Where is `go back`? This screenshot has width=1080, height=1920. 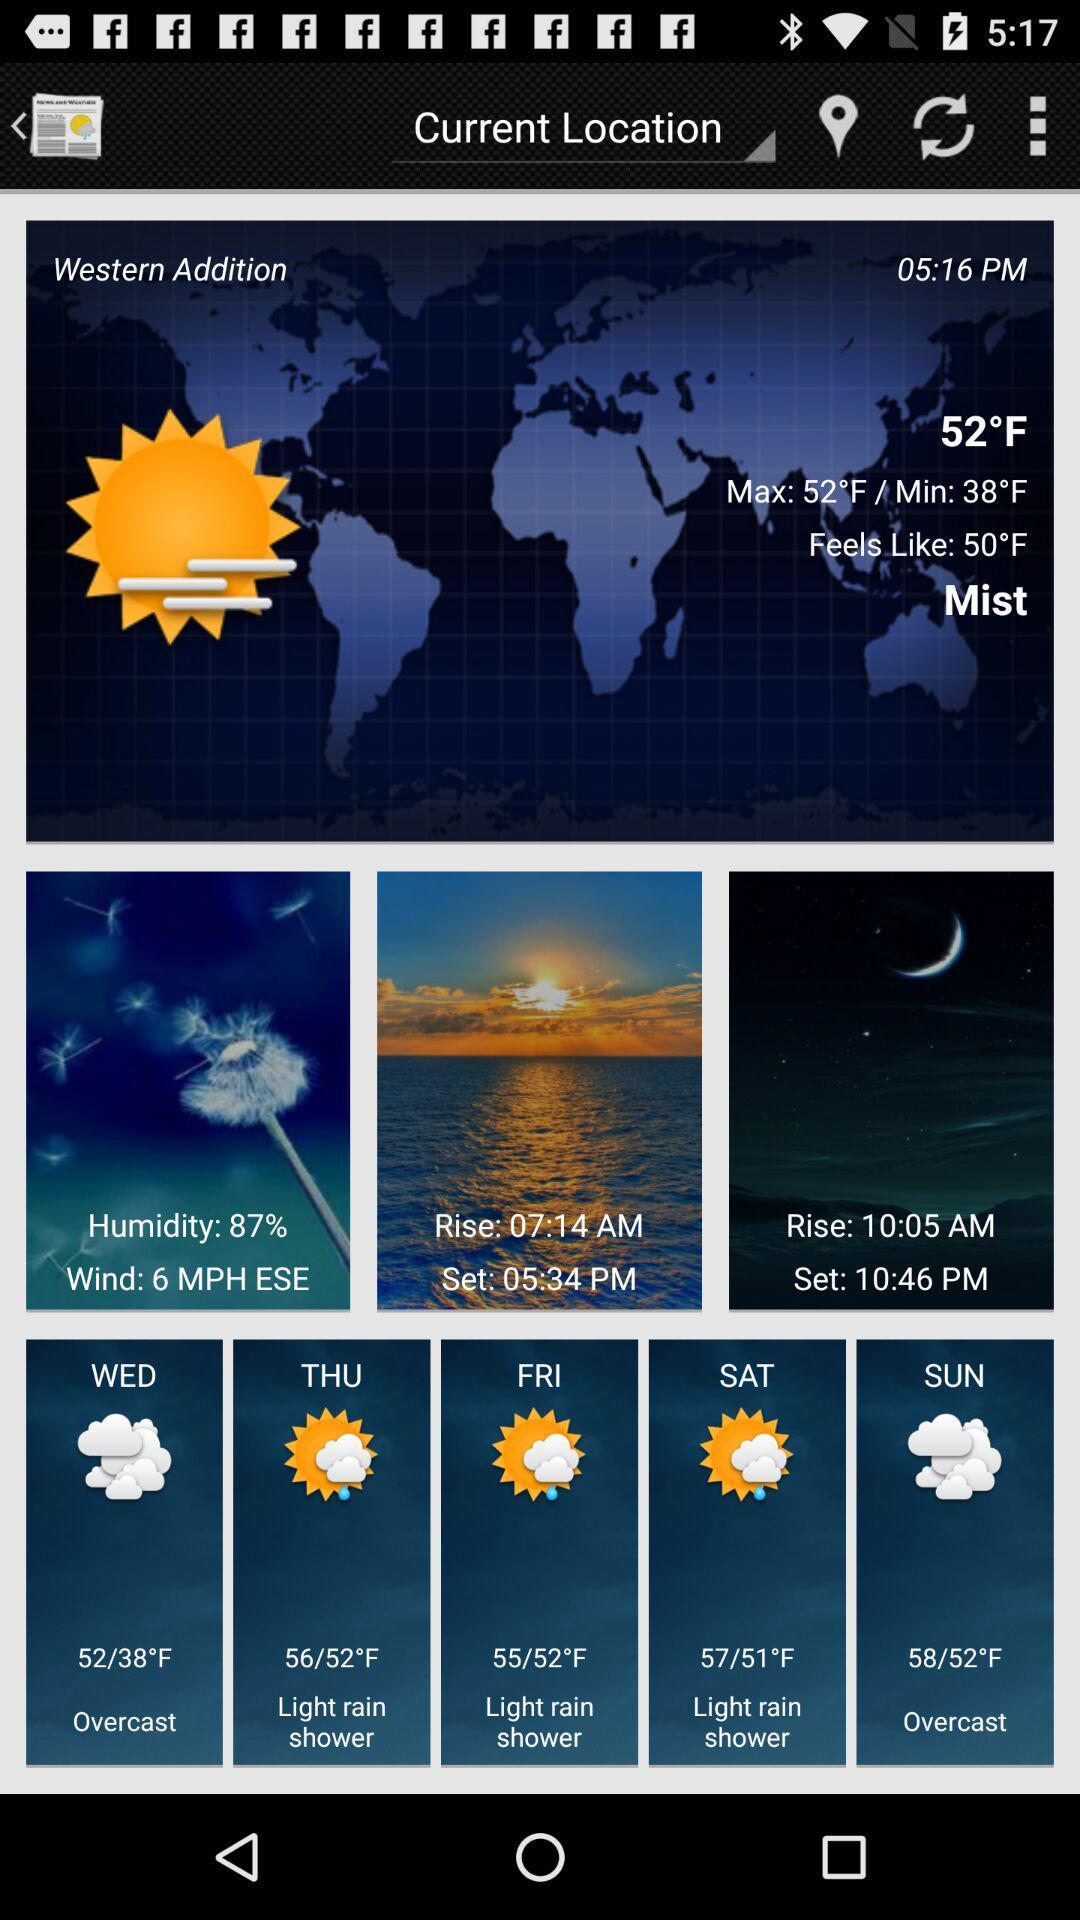 go back is located at coordinates (64, 124).